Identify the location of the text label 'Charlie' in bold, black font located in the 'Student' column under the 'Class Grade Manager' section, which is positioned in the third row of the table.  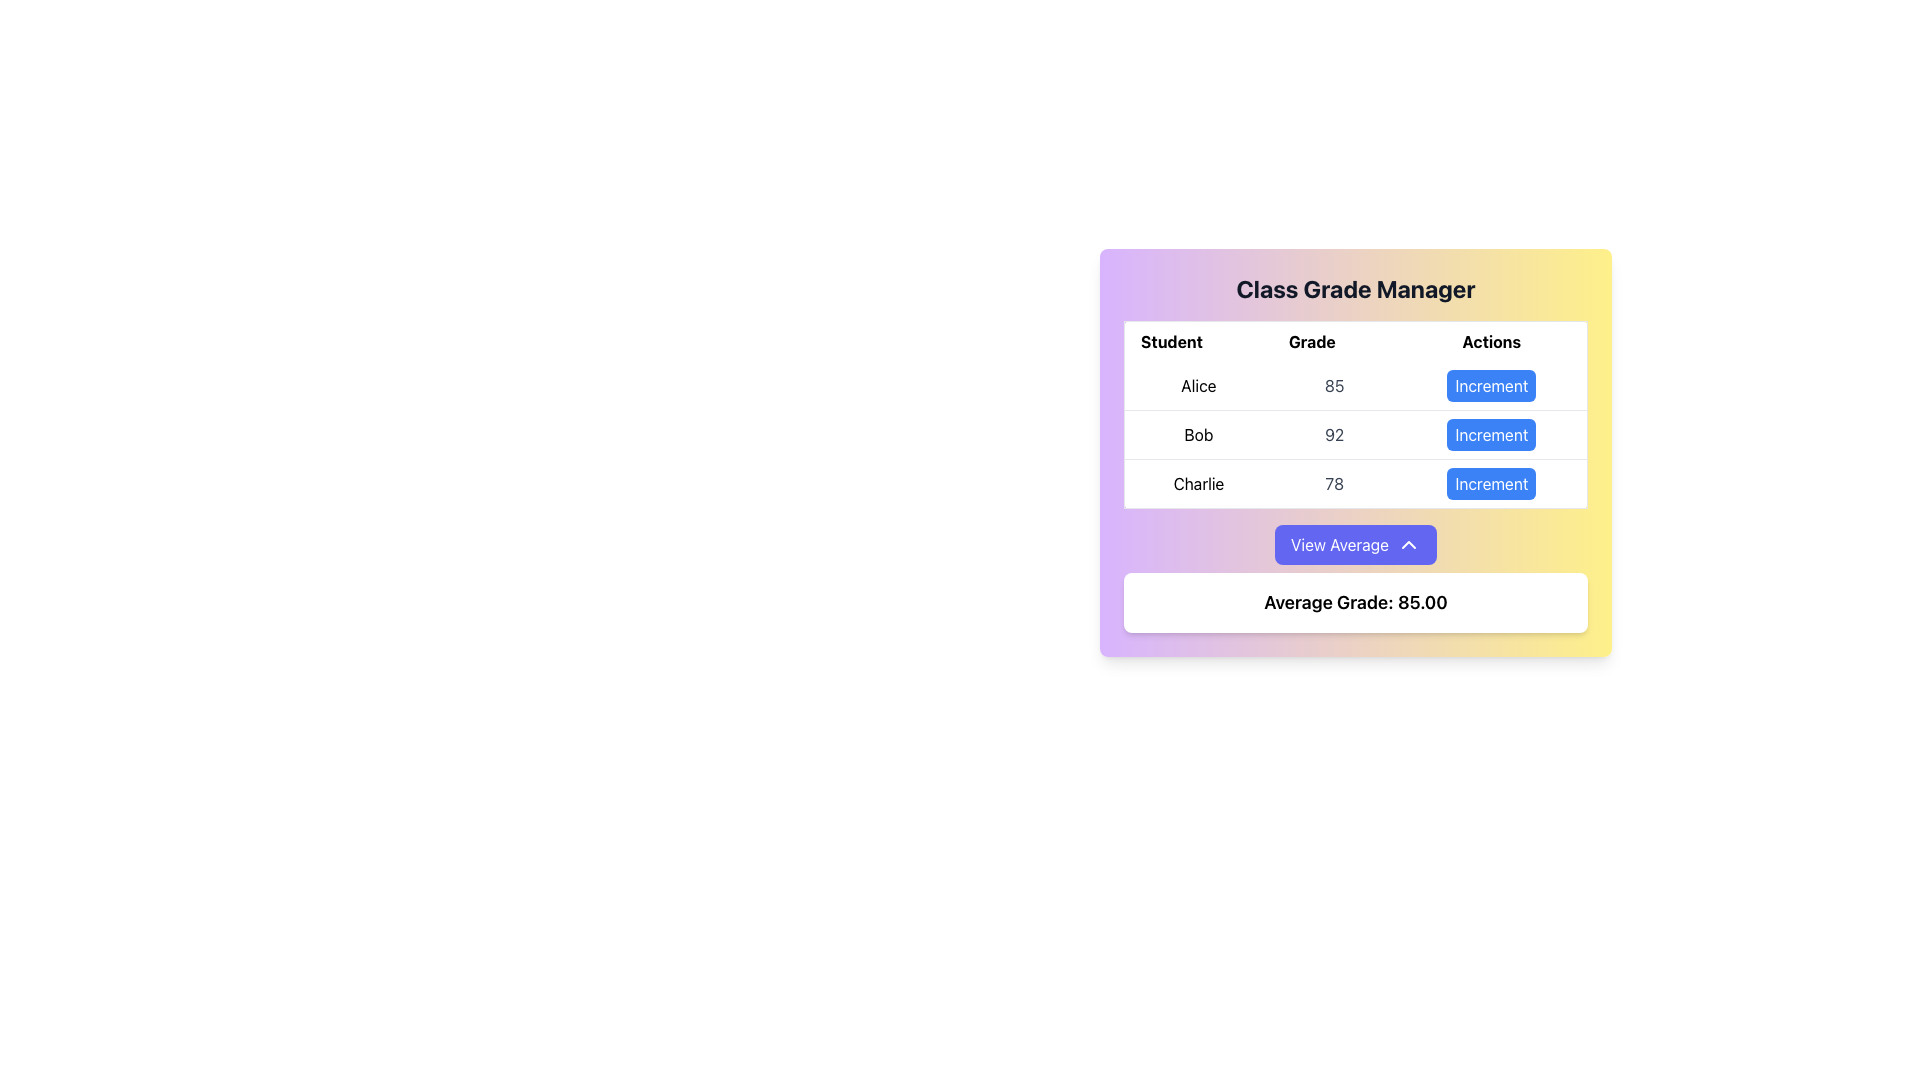
(1198, 483).